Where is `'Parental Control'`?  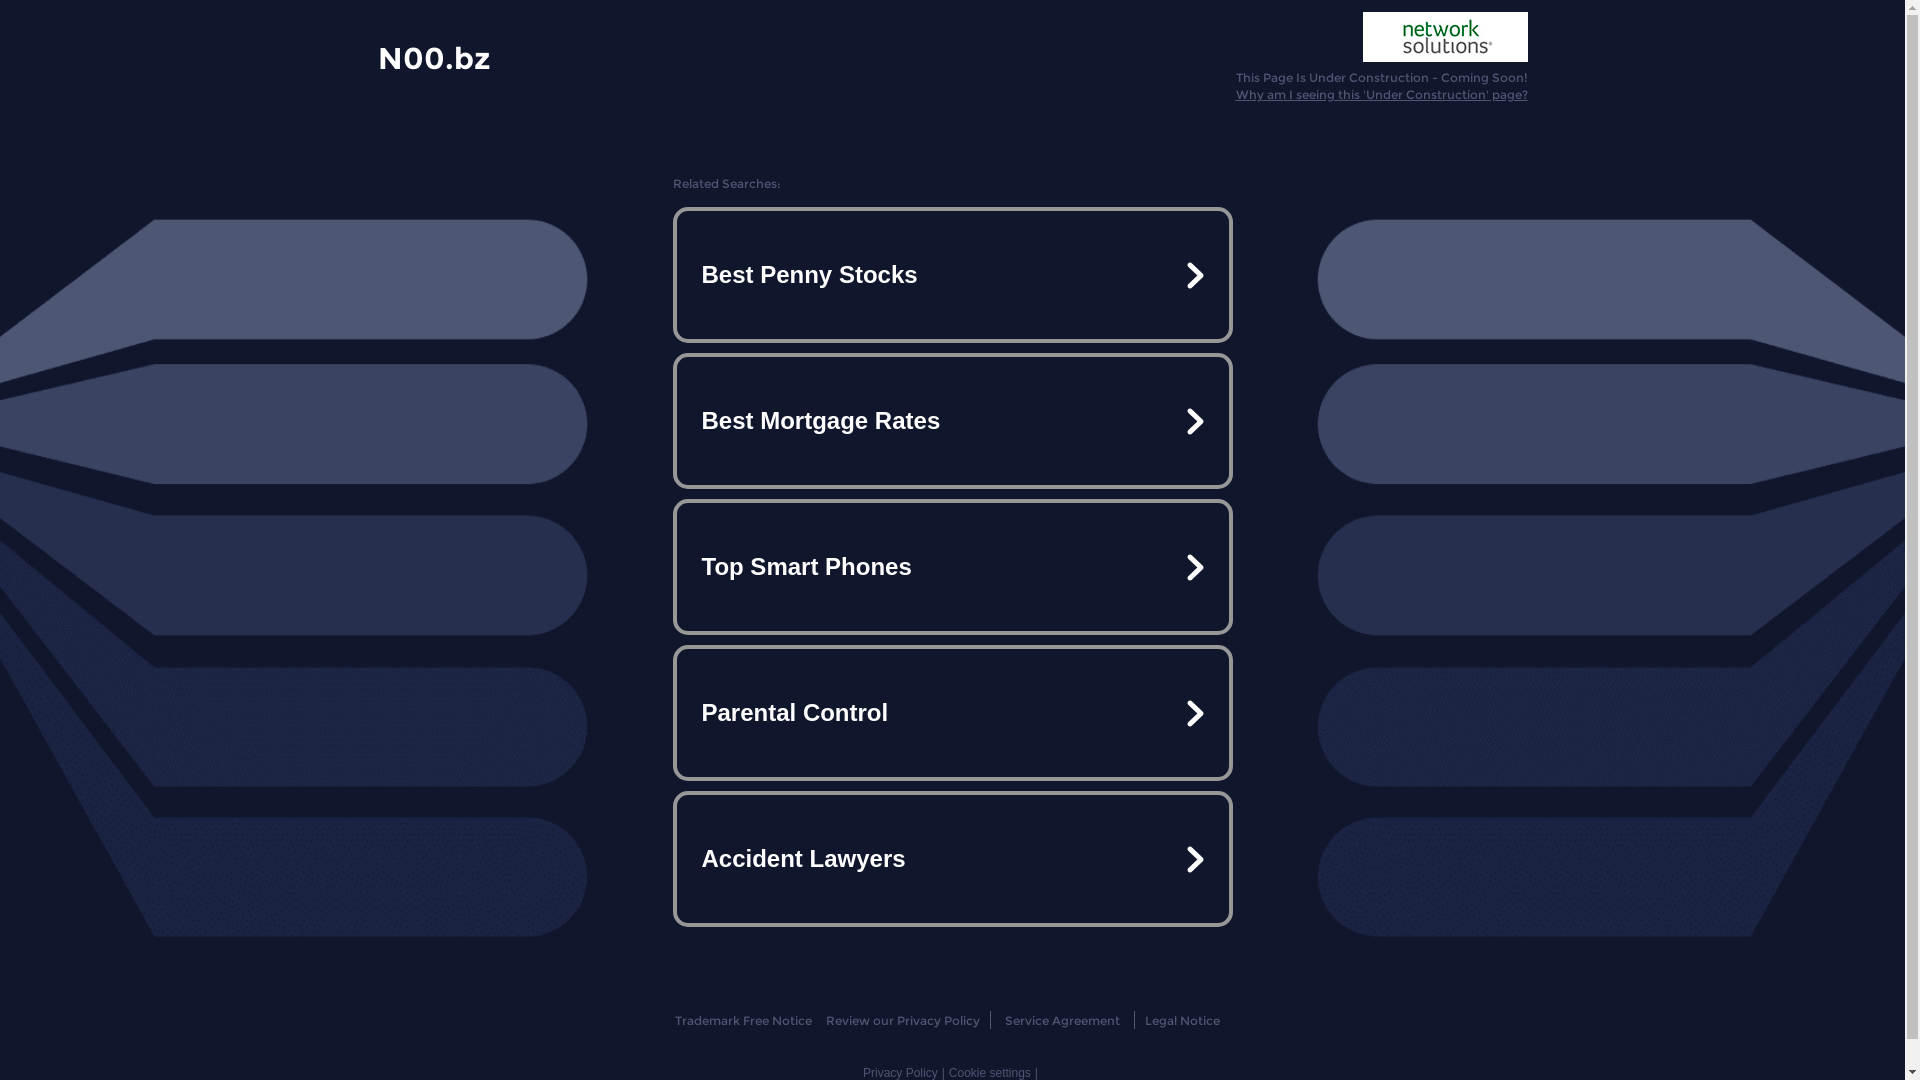
'Parental Control' is located at coordinates (950, 712).